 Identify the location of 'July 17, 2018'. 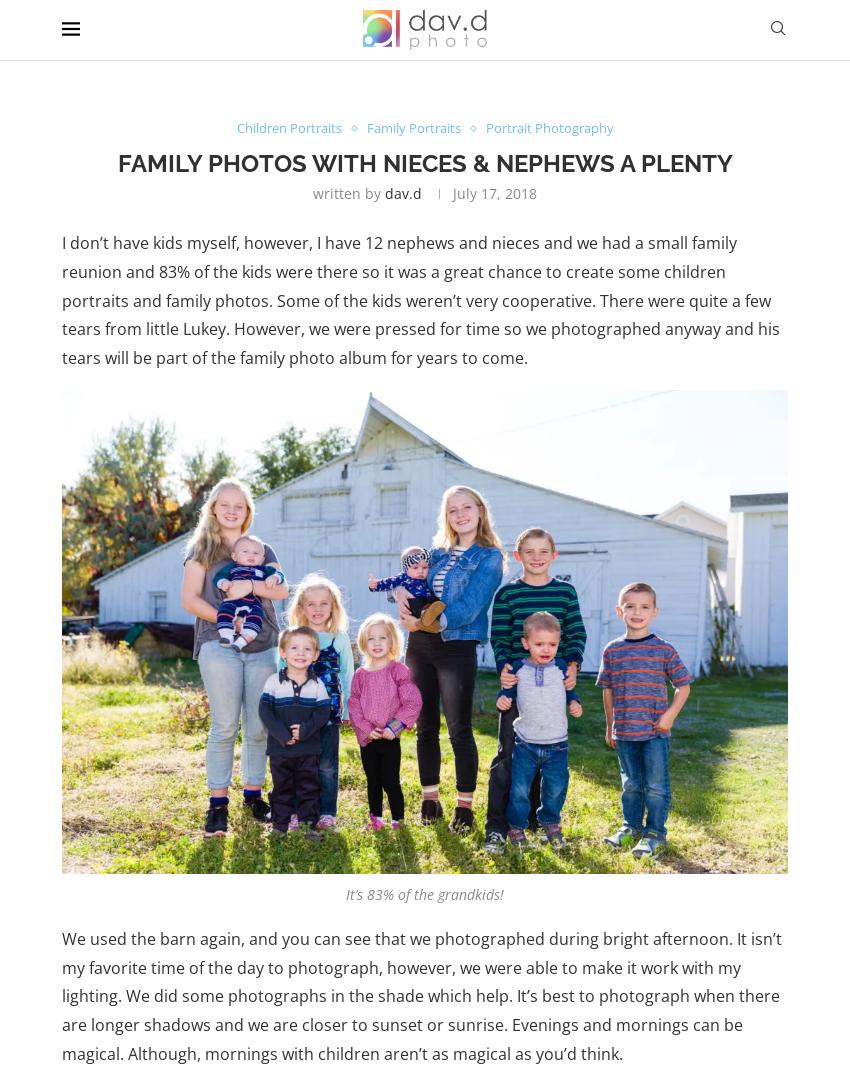
(495, 192).